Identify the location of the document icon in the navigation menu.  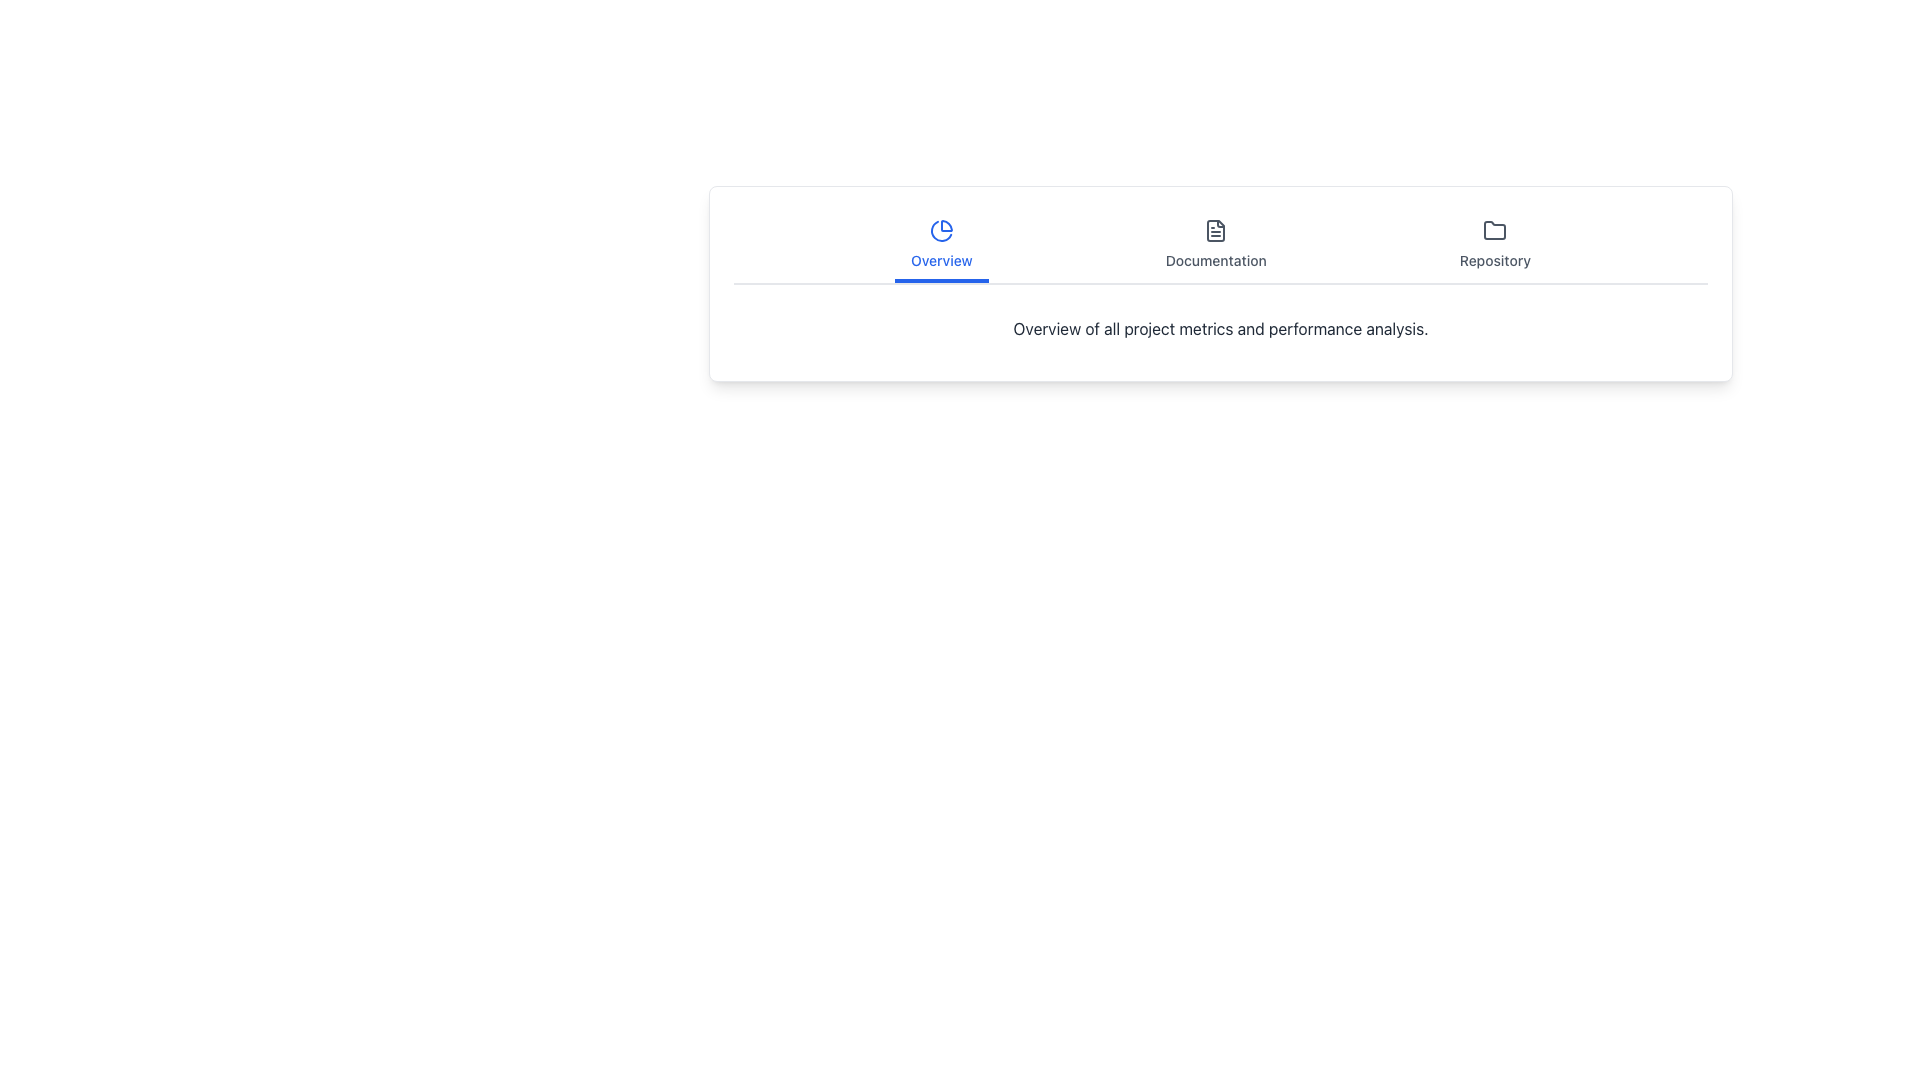
(1215, 230).